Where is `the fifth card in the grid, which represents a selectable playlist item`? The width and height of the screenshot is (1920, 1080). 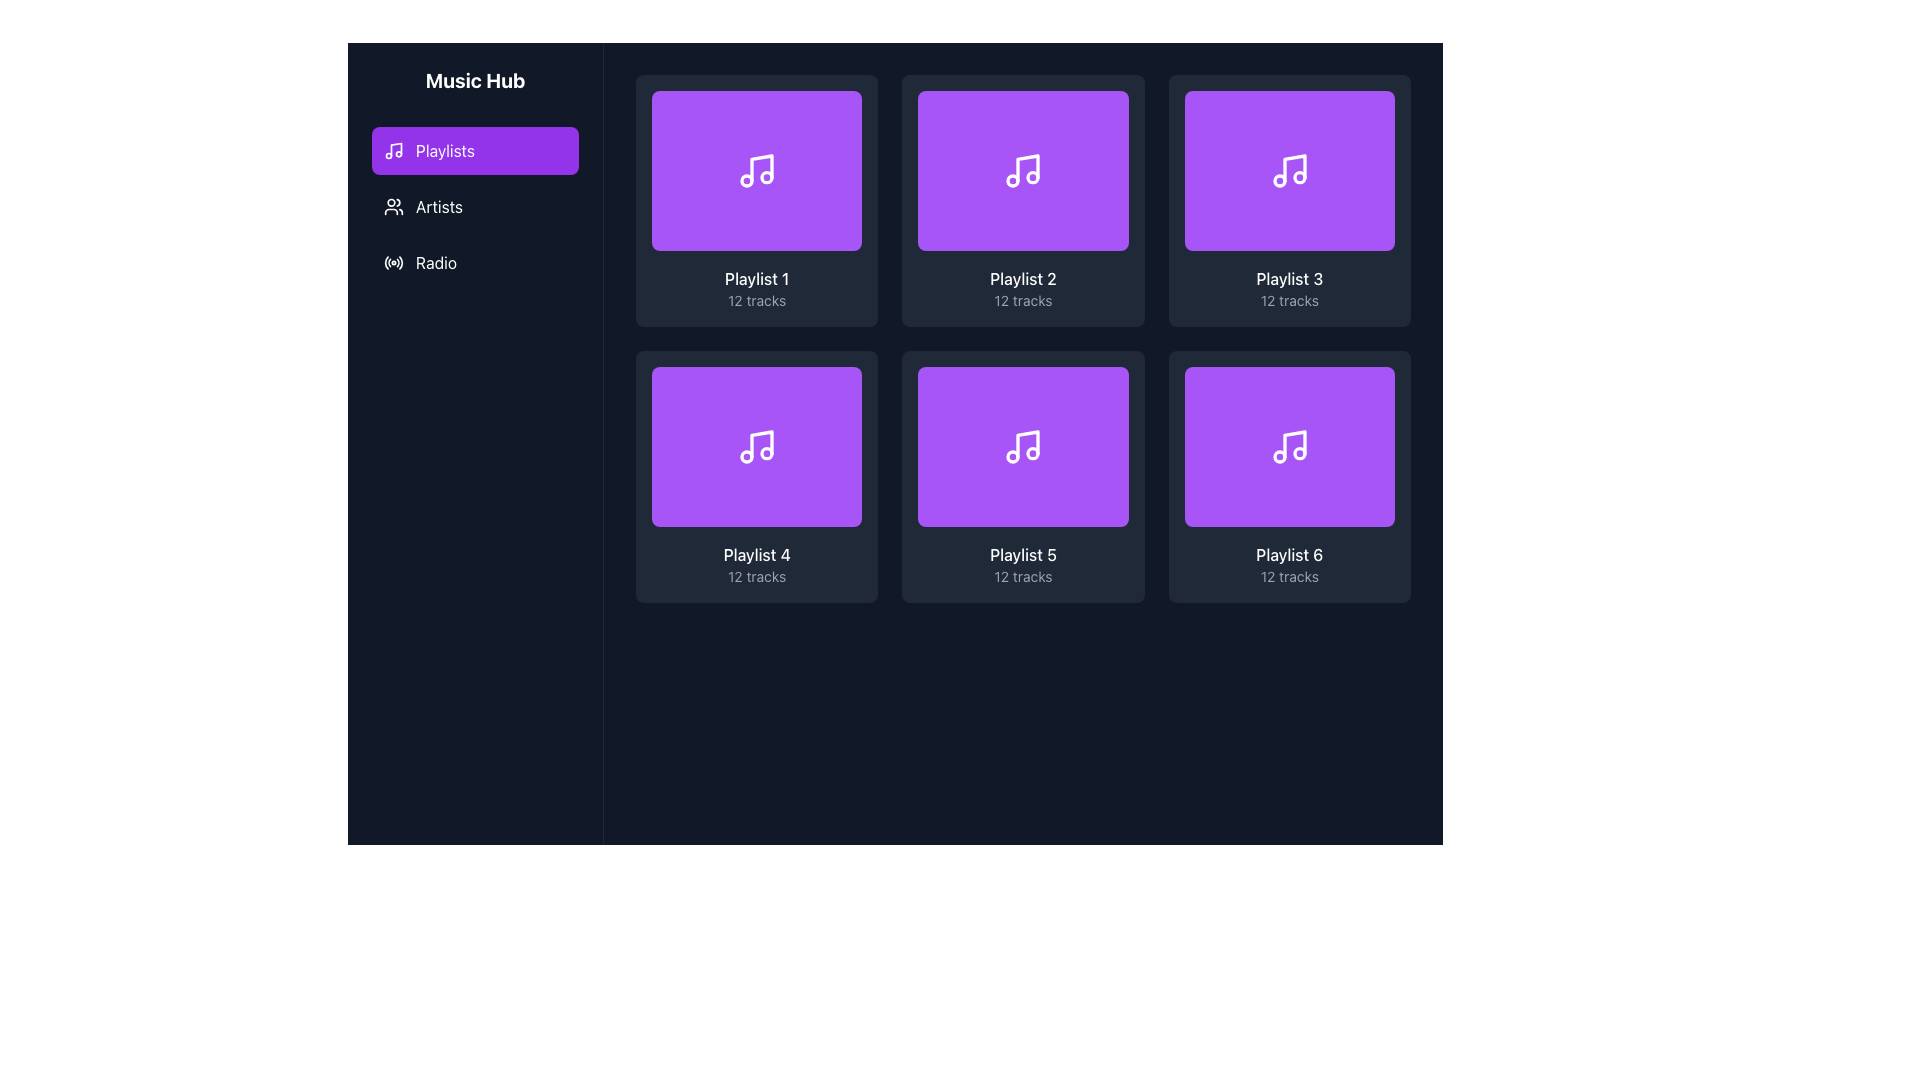
the fifth card in the grid, which represents a selectable playlist item is located at coordinates (1023, 477).